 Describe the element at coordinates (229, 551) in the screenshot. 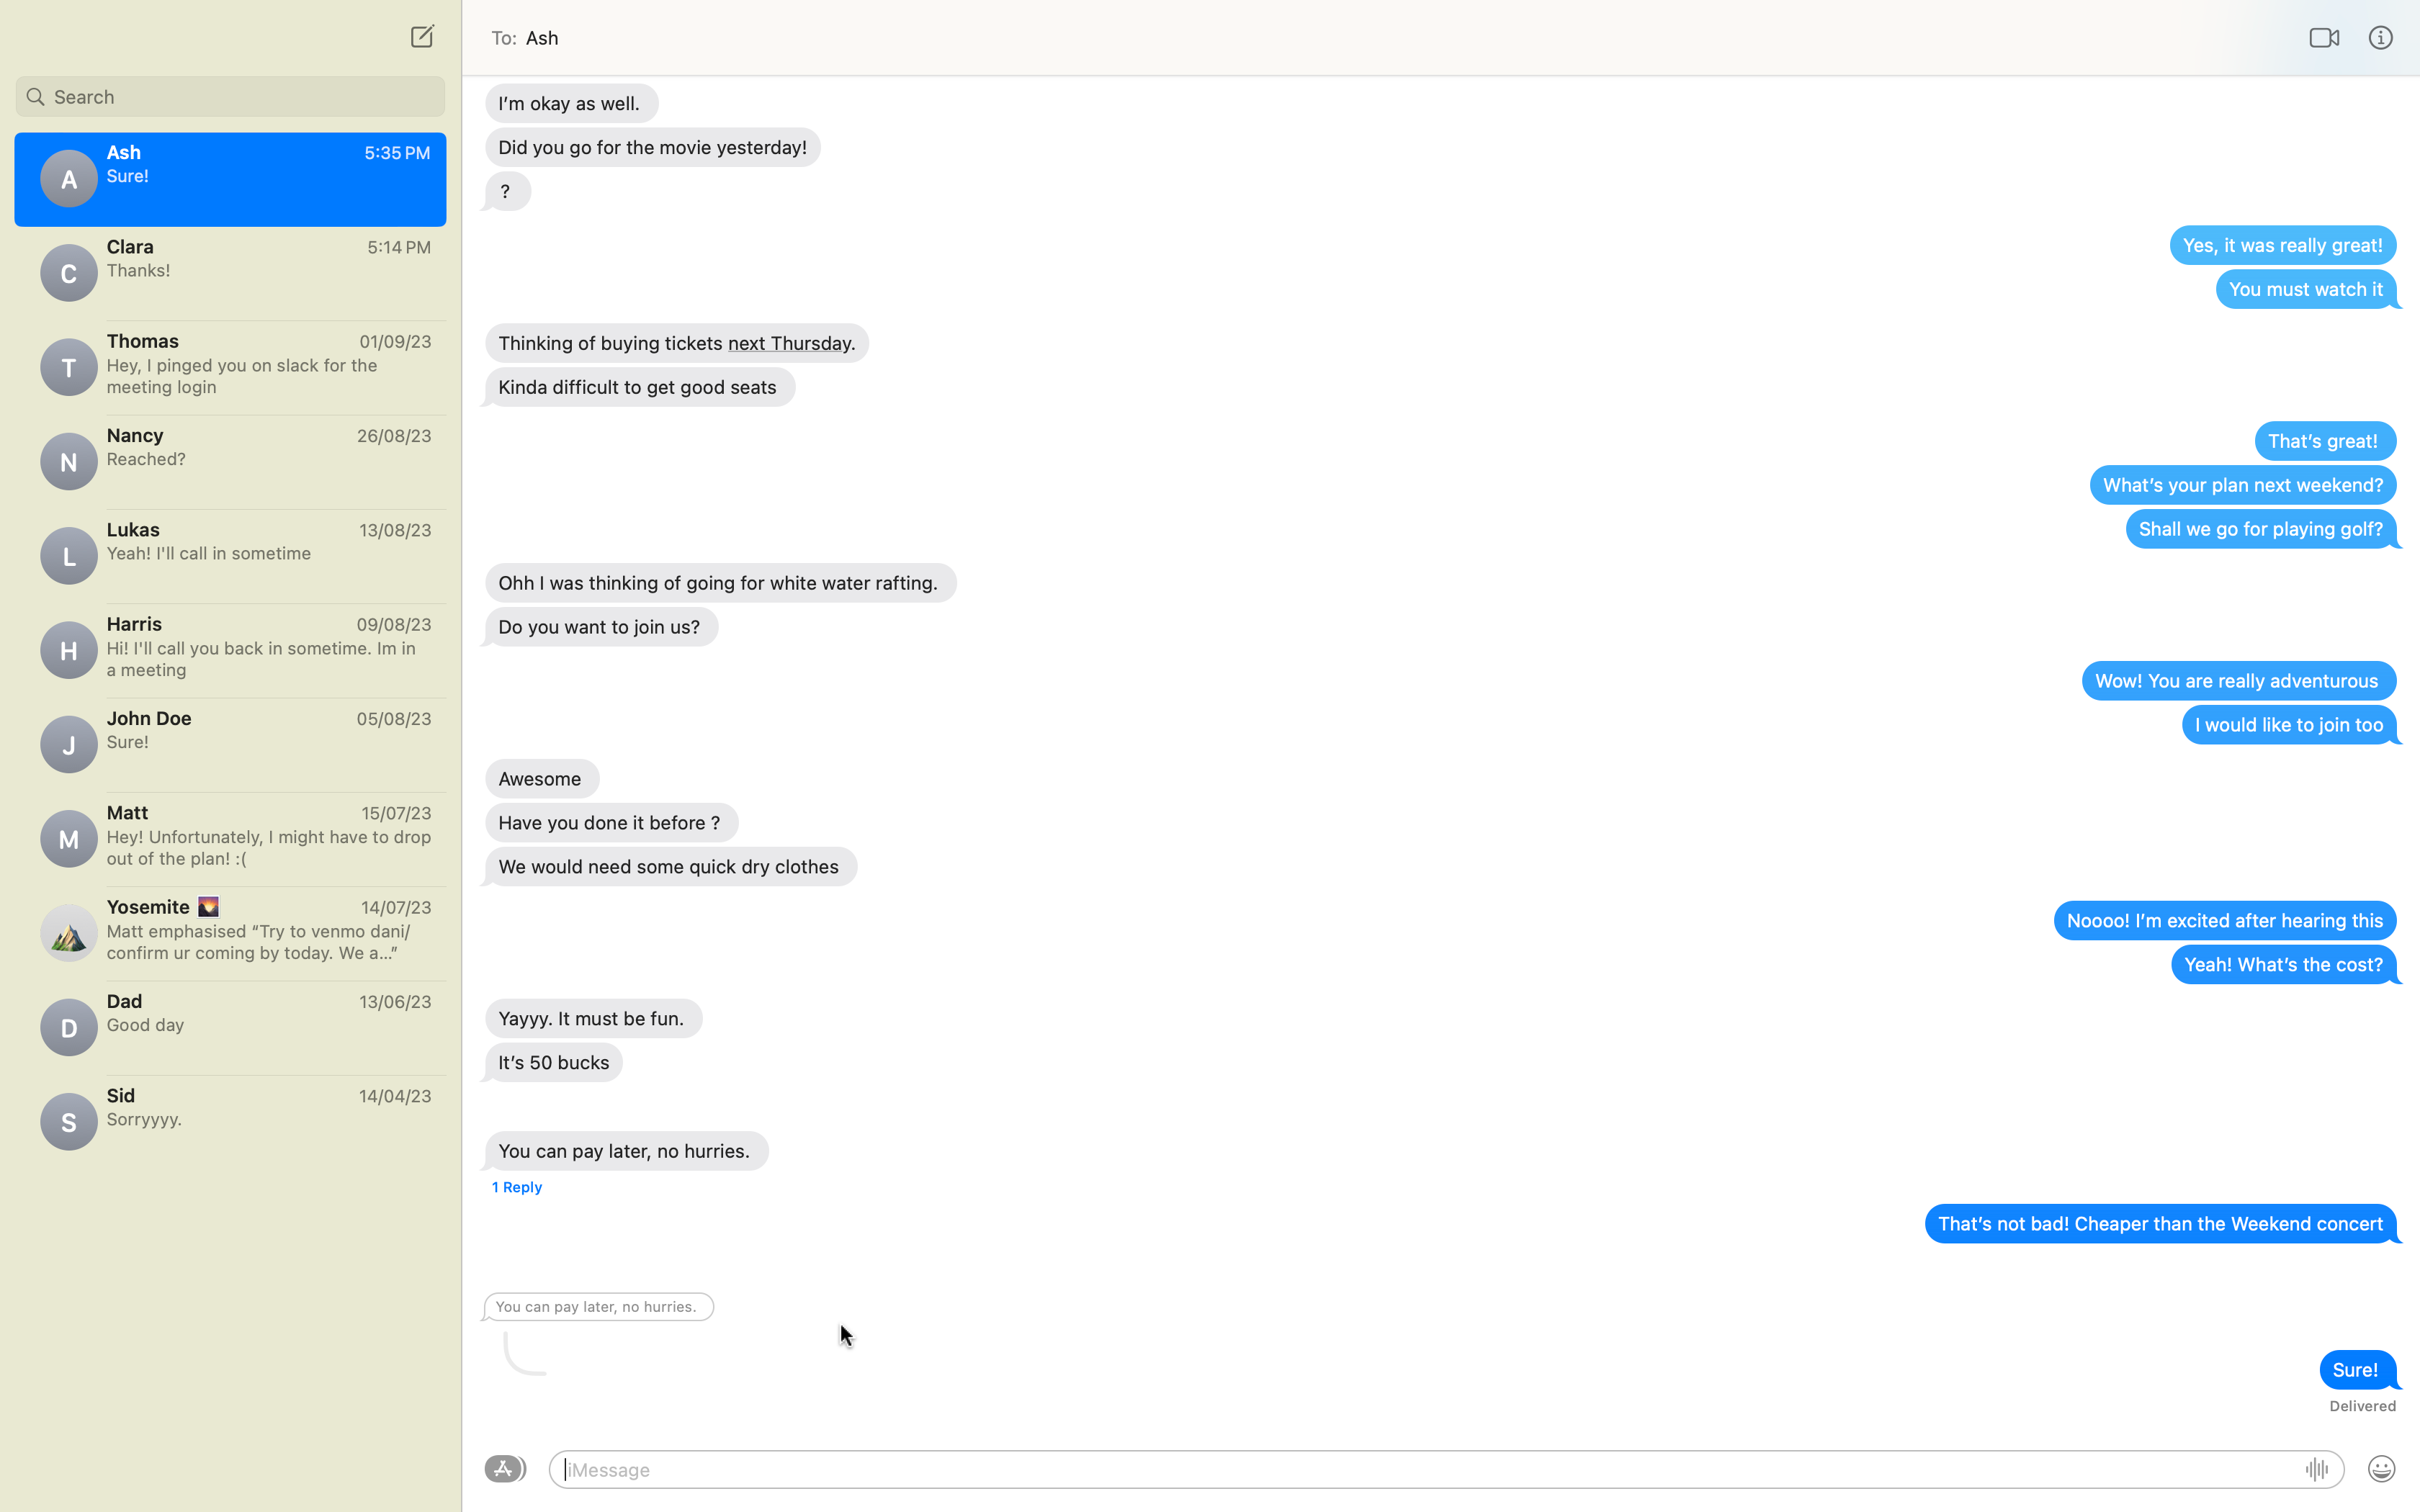

I see `Write a message to Lucas asking about his weekend` at that location.